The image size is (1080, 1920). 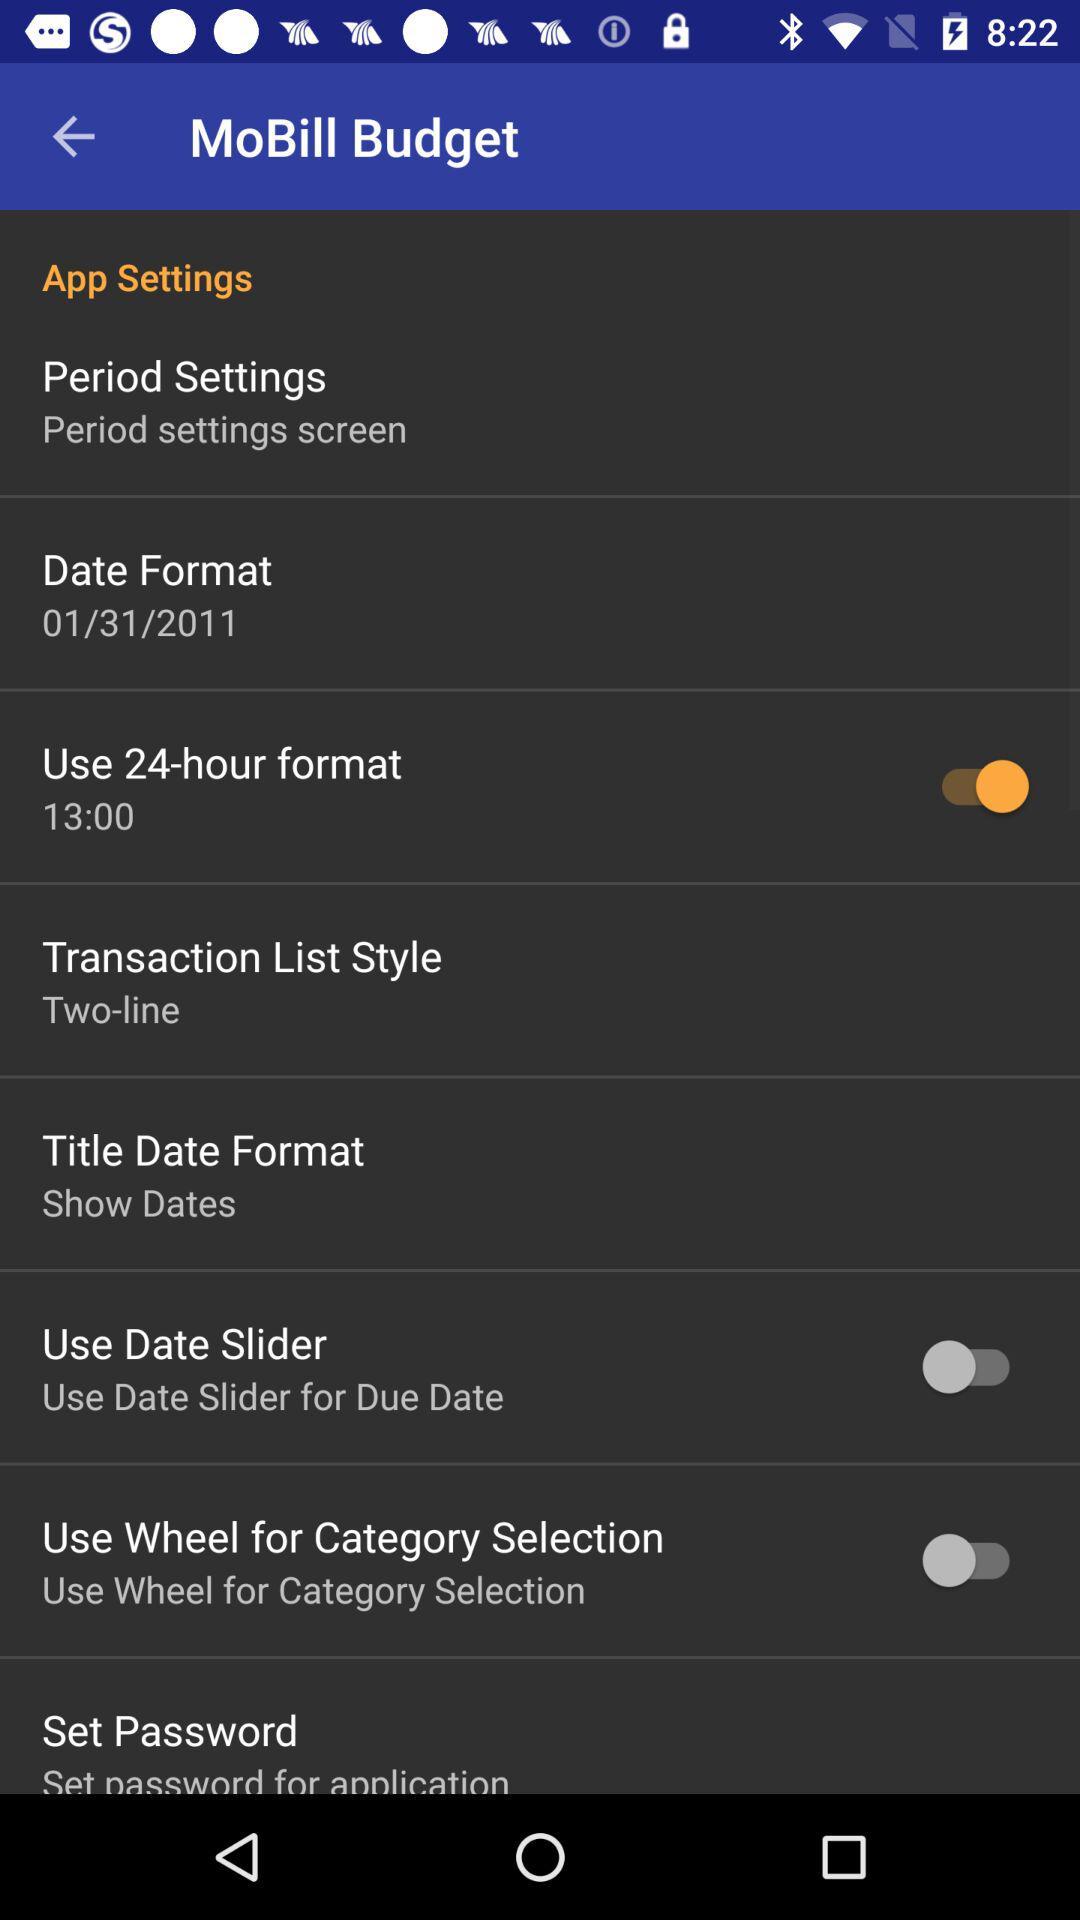 I want to click on the two-line app, so click(x=111, y=1008).